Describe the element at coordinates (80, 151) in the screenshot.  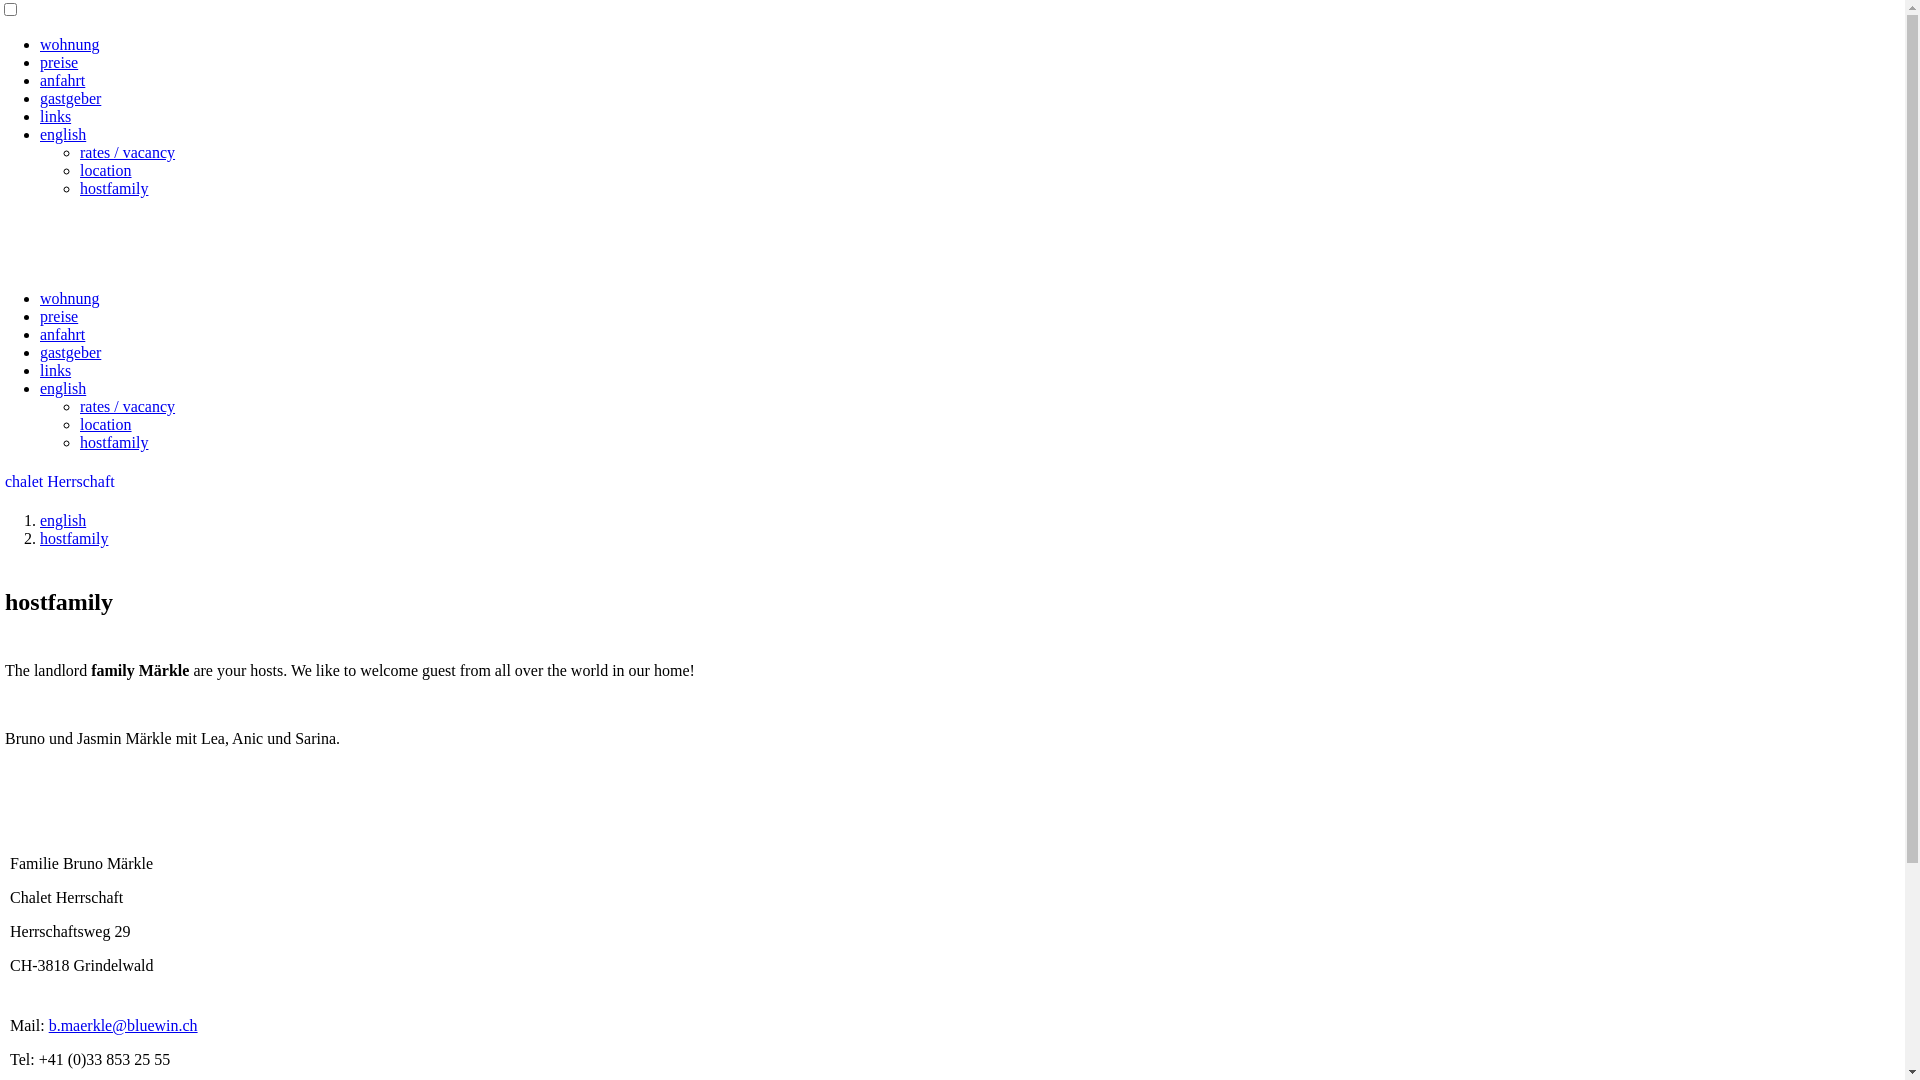
I see `'rates / vacancy'` at that location.